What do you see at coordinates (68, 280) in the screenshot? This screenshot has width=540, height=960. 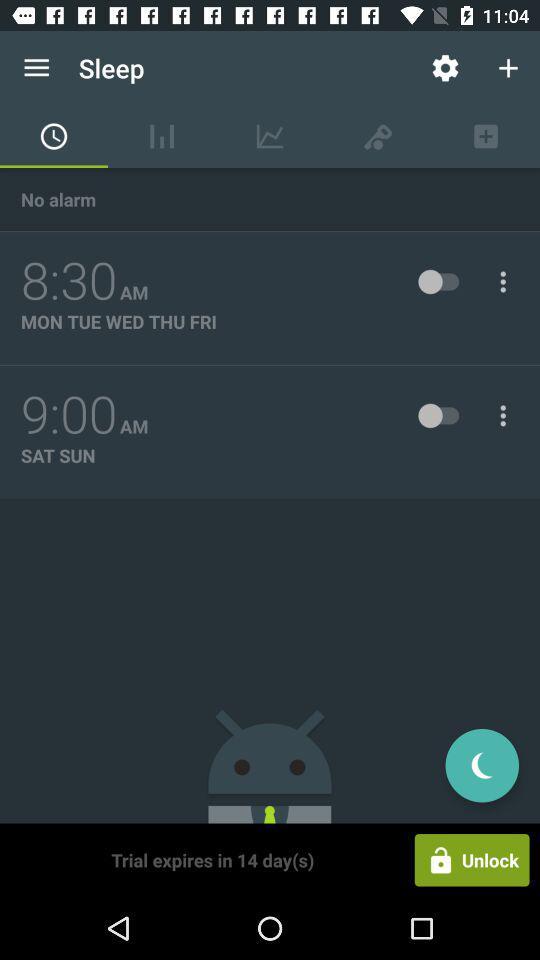 I see `the item next to the am item` at bounding box center [68, 280].